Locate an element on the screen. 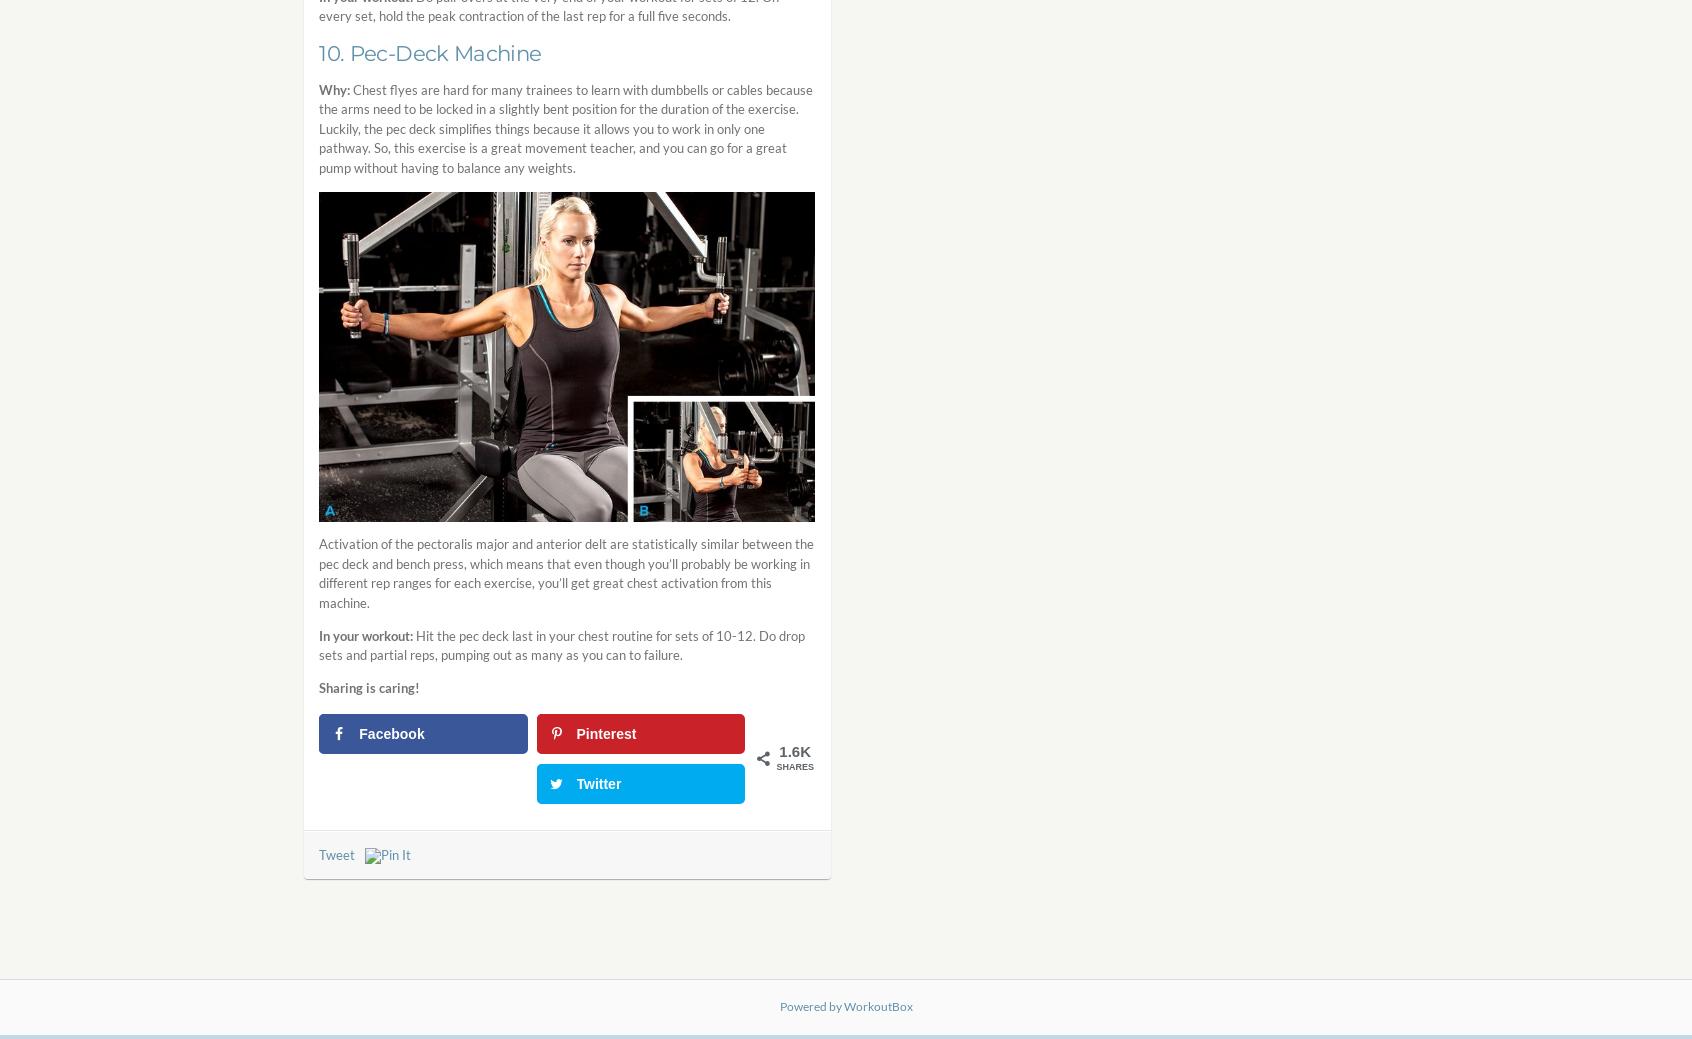 Image resolution: width=1692 pixels, height=1039 pixels. '1.6k' is located at coordinates (795, 750).